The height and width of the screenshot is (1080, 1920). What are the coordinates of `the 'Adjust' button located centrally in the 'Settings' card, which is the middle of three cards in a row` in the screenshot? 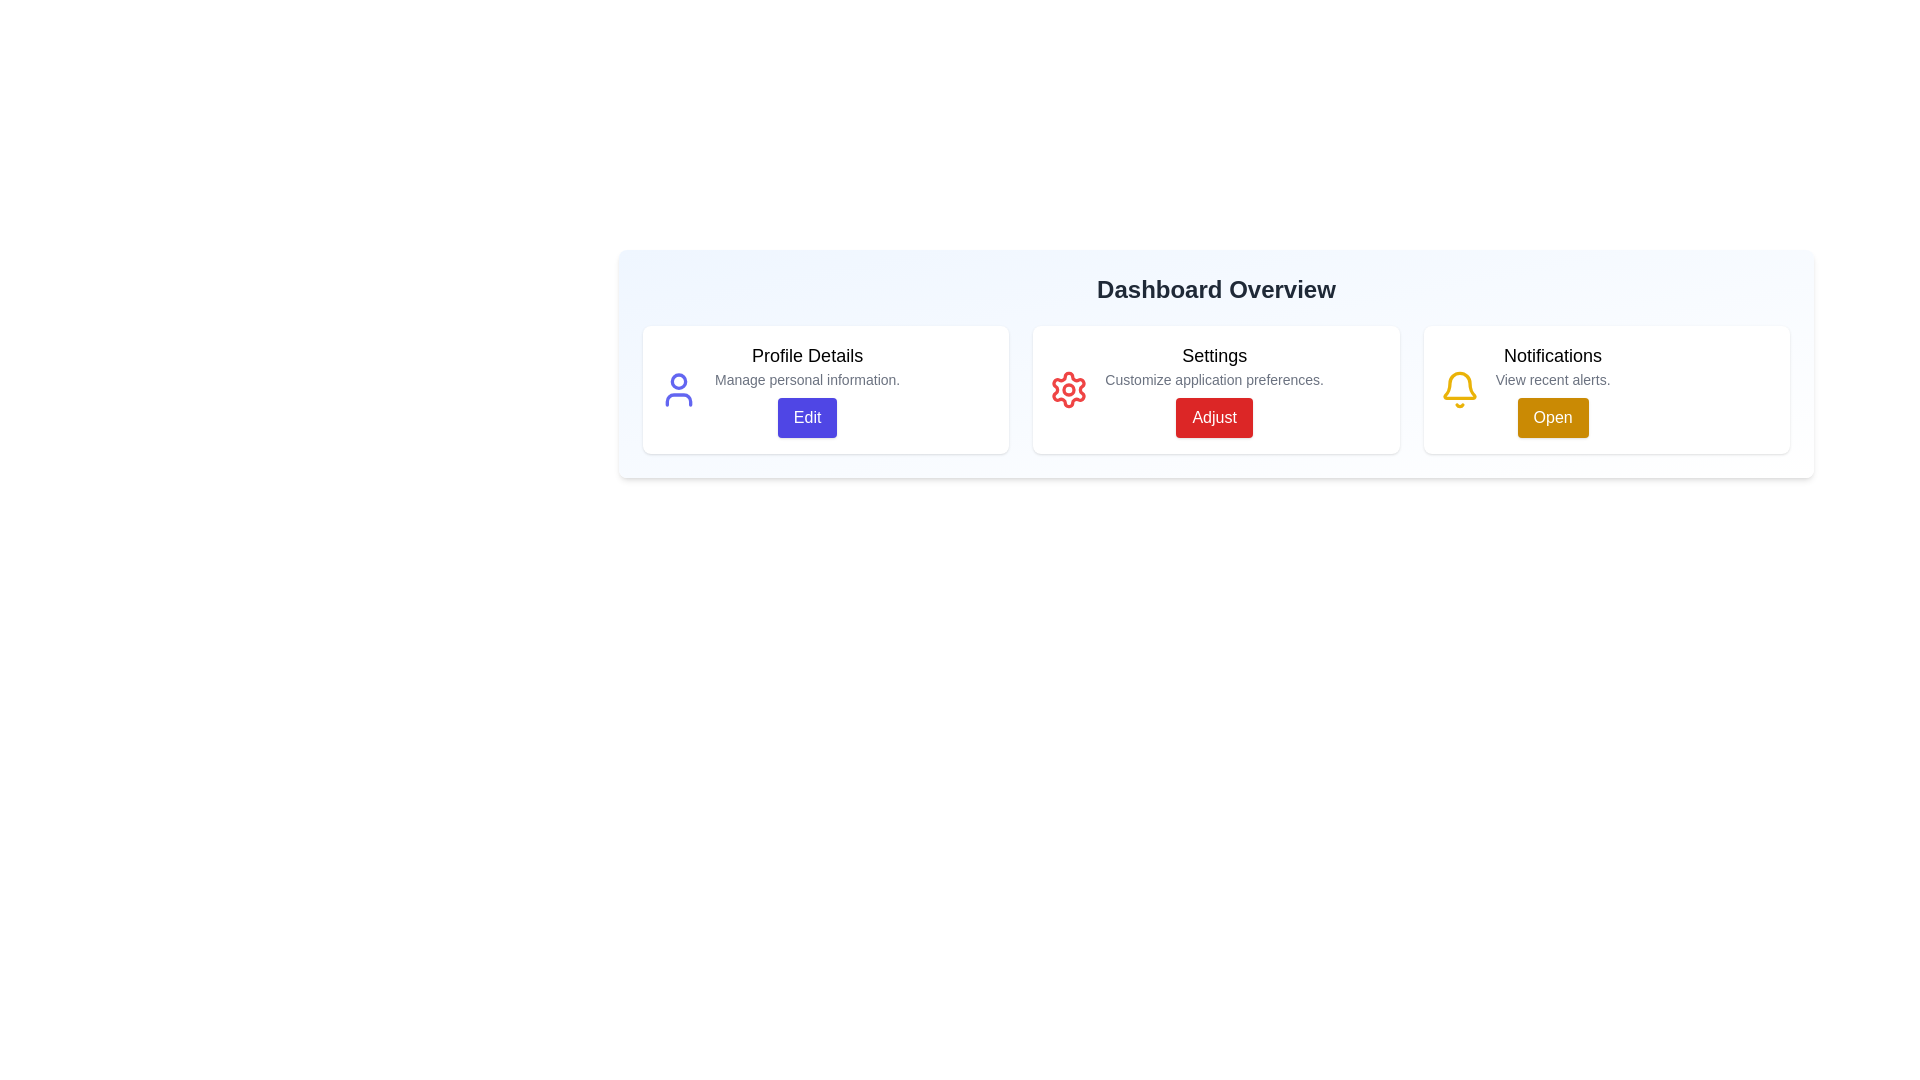 It's located at (1213, 416).